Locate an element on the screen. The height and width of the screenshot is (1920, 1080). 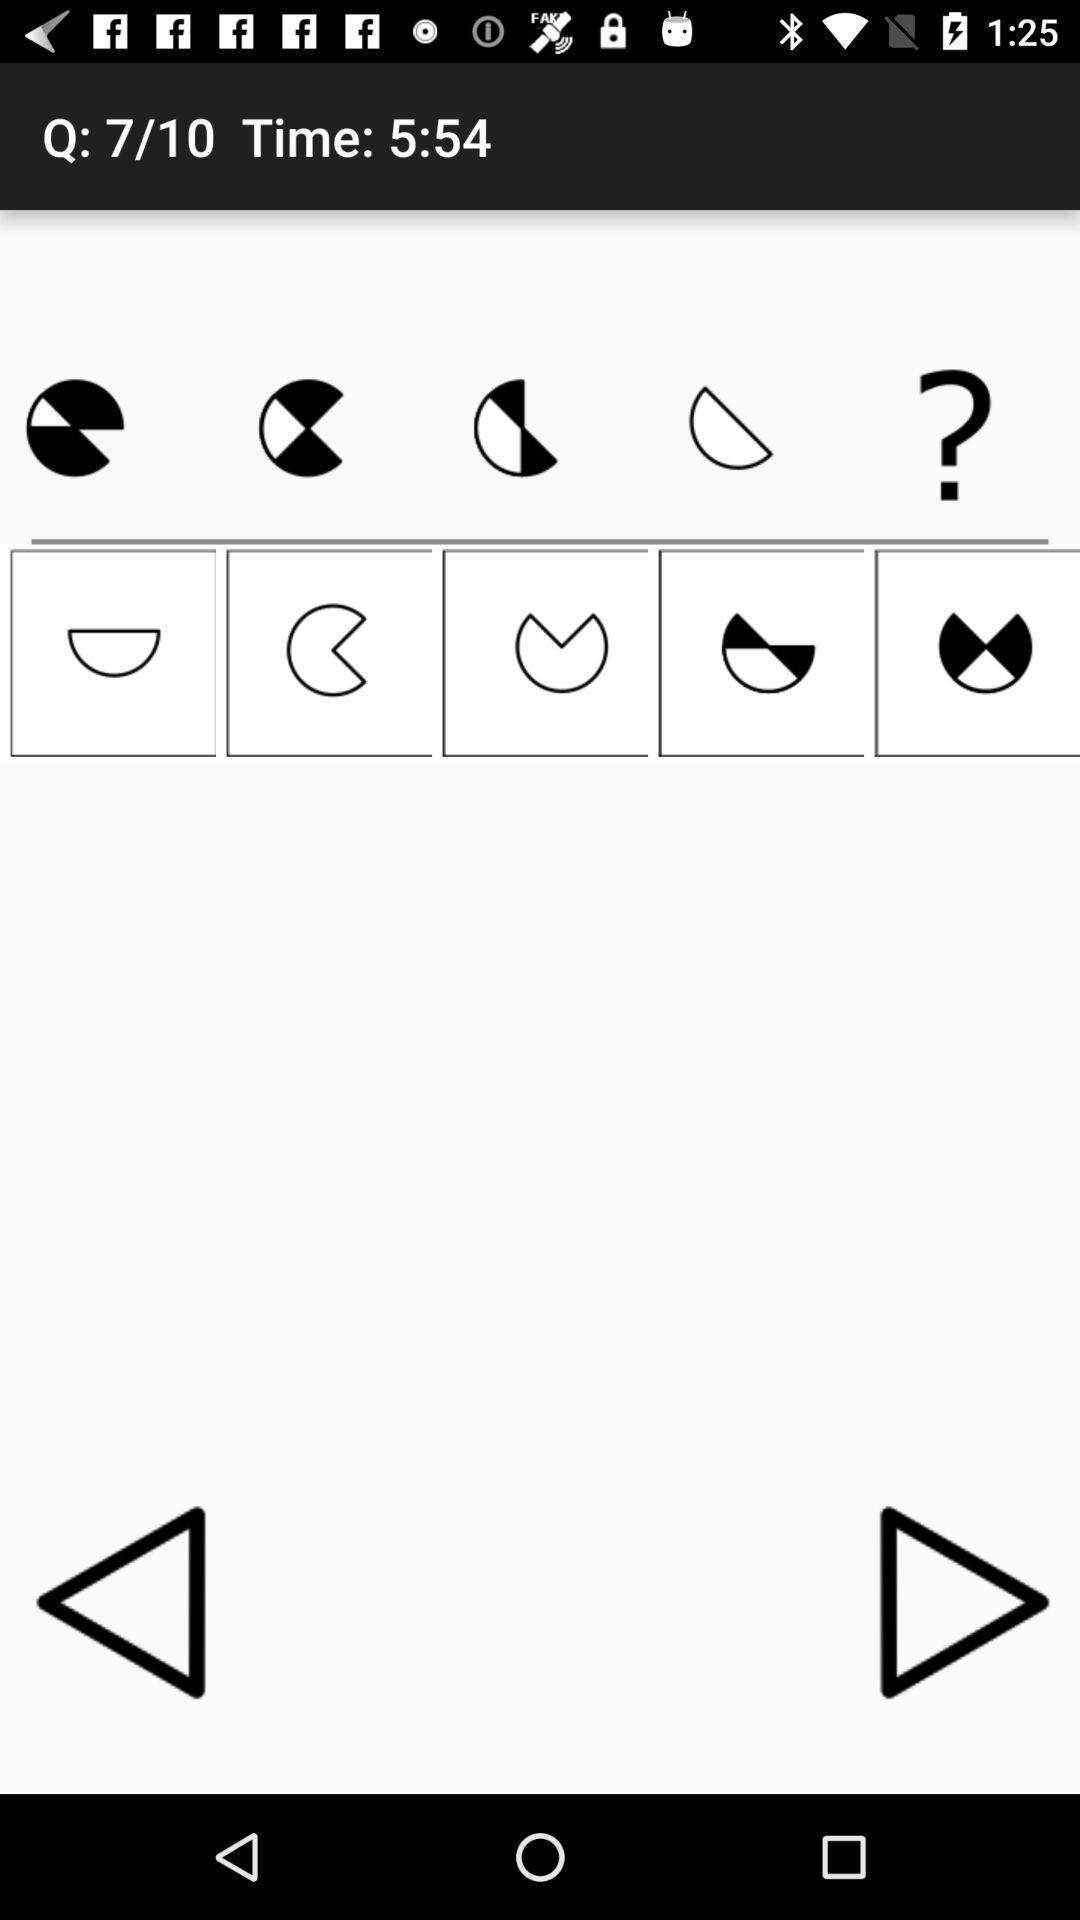
icon at the bottom left corner is located at coordinates (126, 1601).